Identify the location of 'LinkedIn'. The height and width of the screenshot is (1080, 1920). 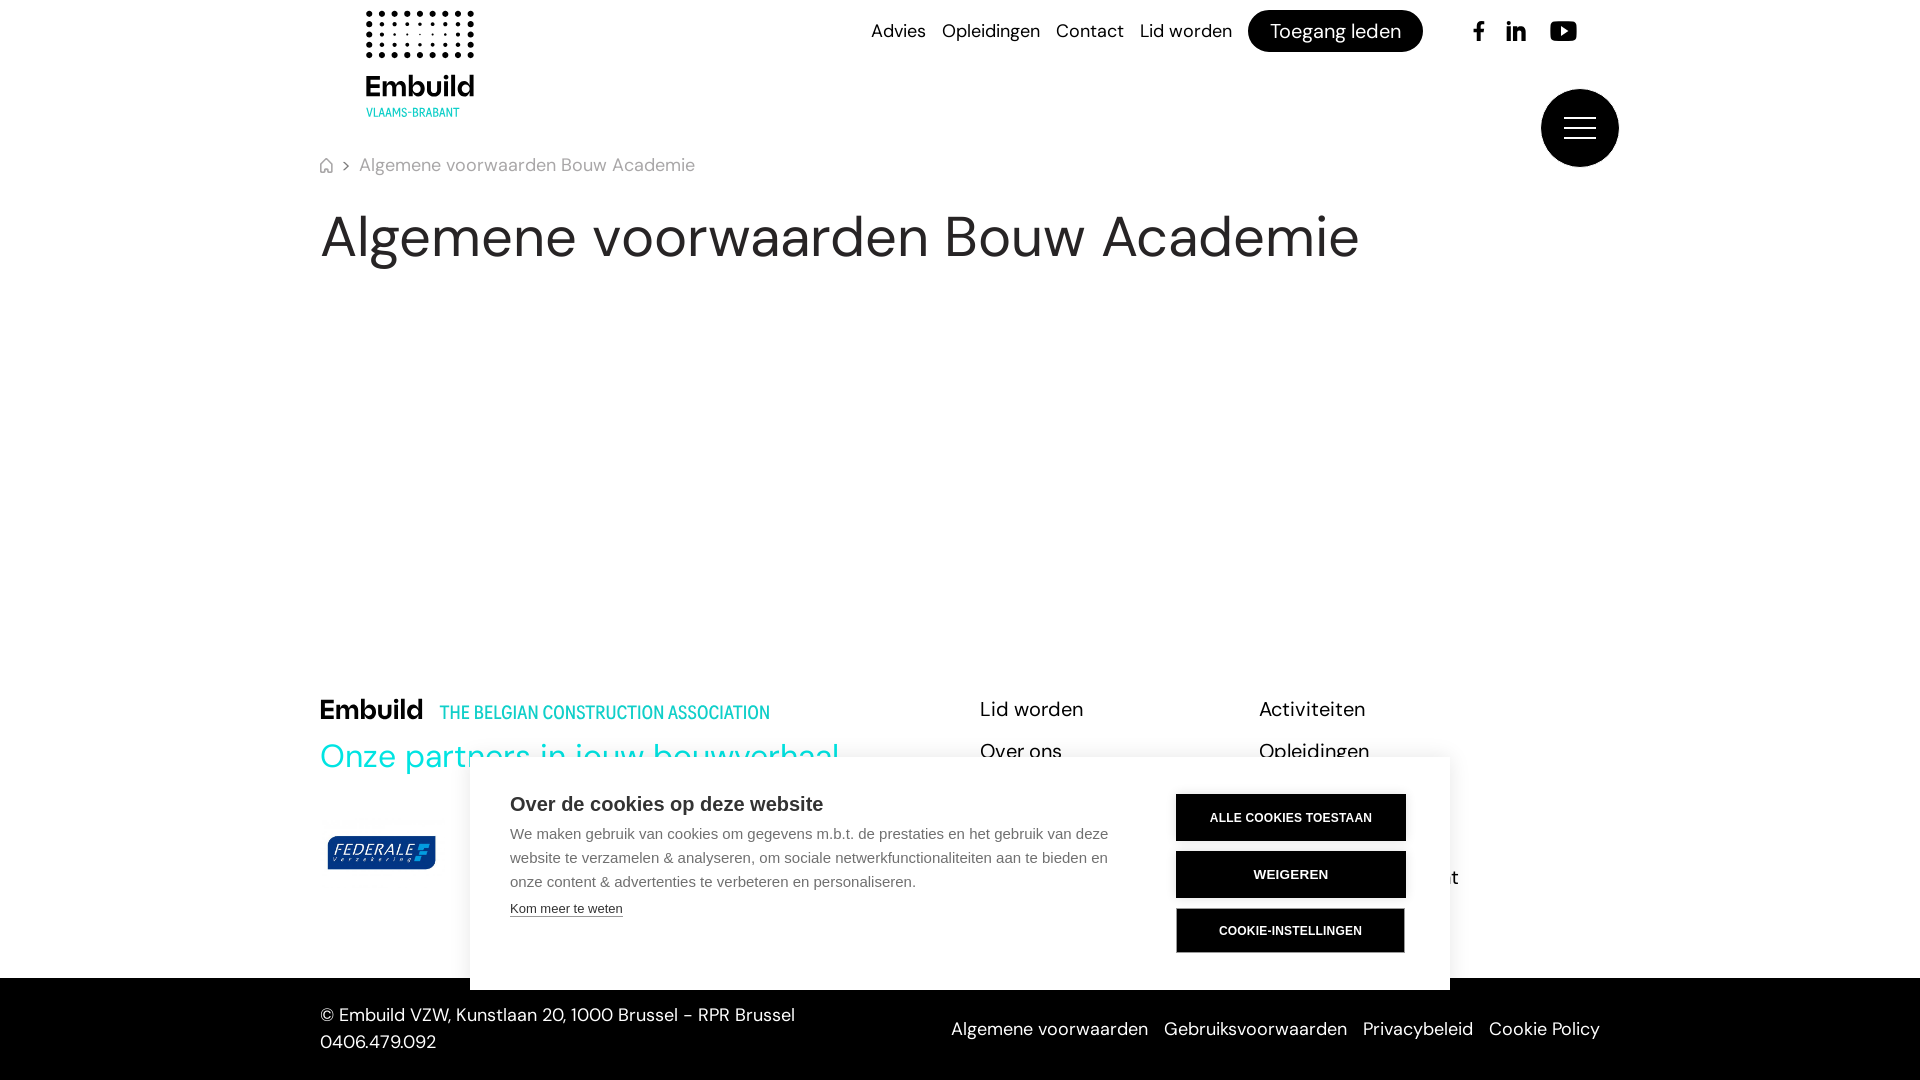
(1516, 30).